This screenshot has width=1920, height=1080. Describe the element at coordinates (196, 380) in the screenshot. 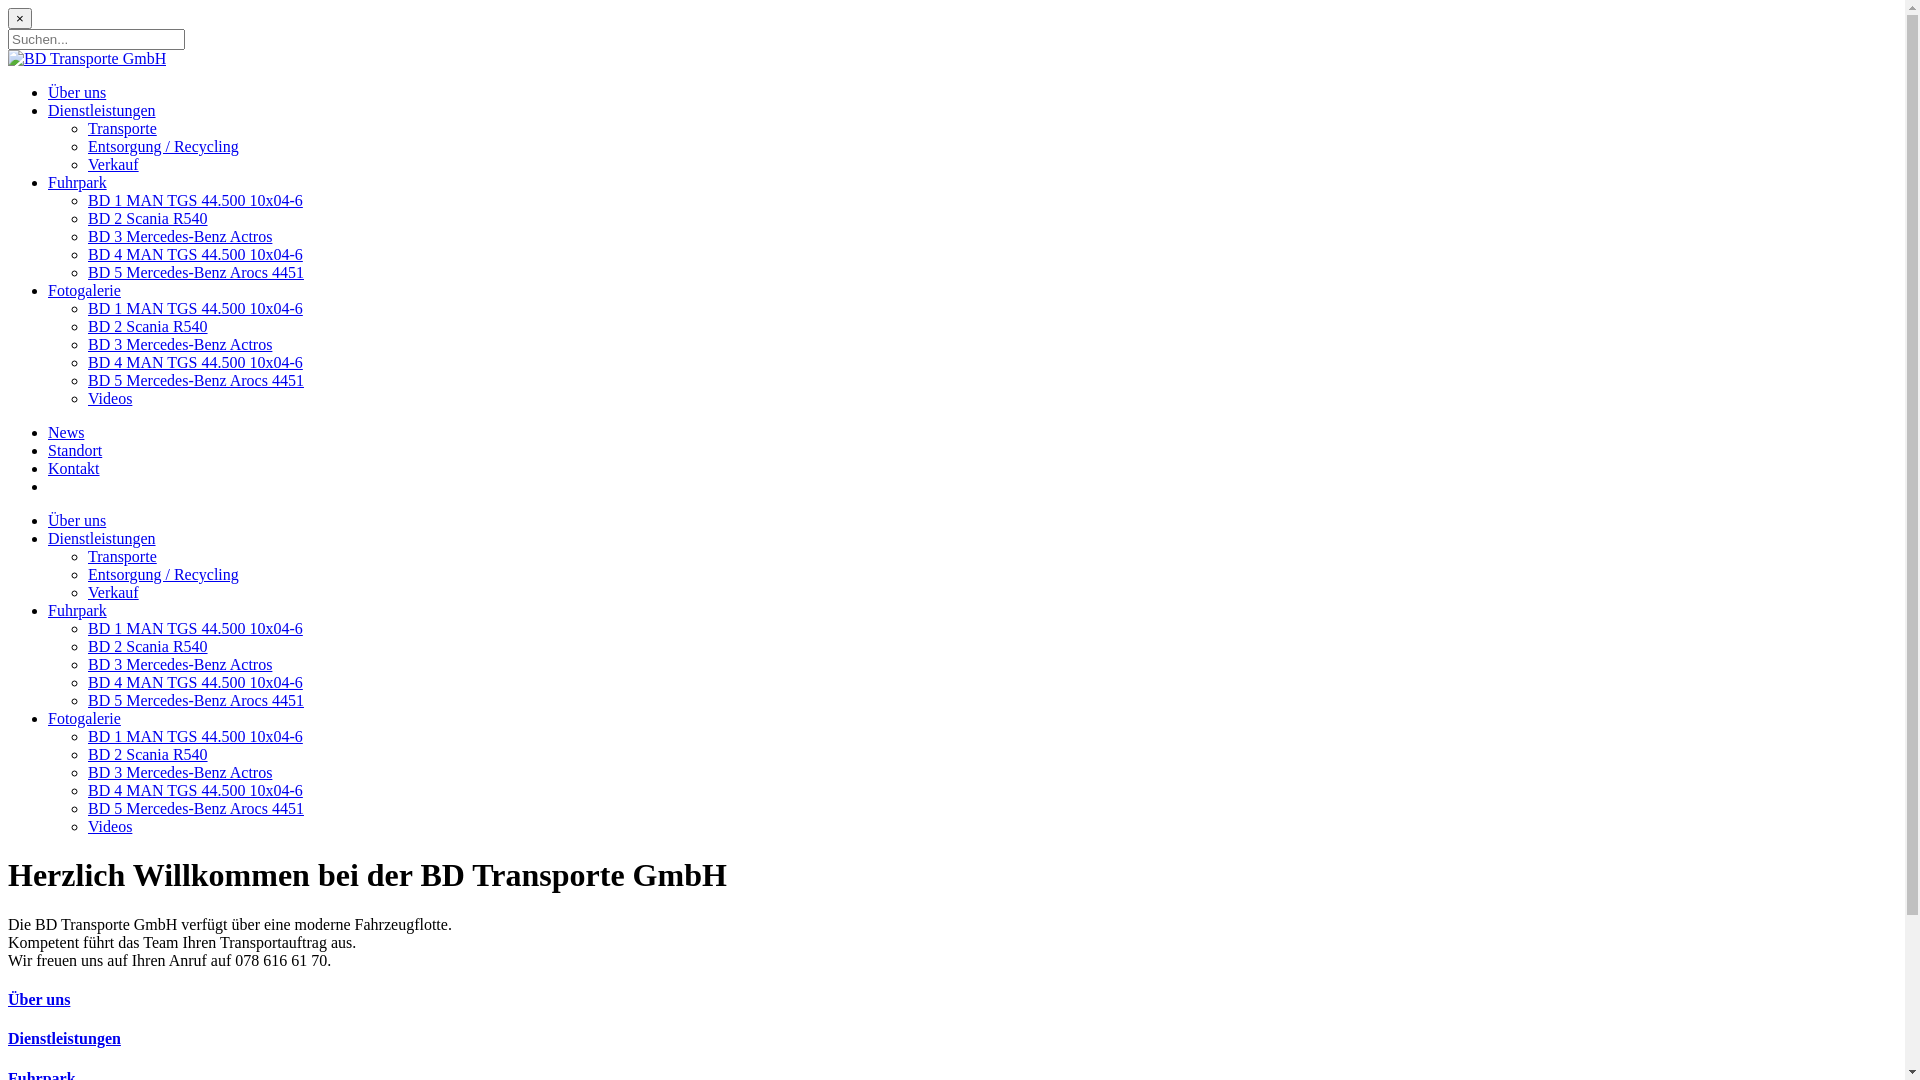

I see `'BD 5 Mercedes-Benz Arocs 4451'` at that location.